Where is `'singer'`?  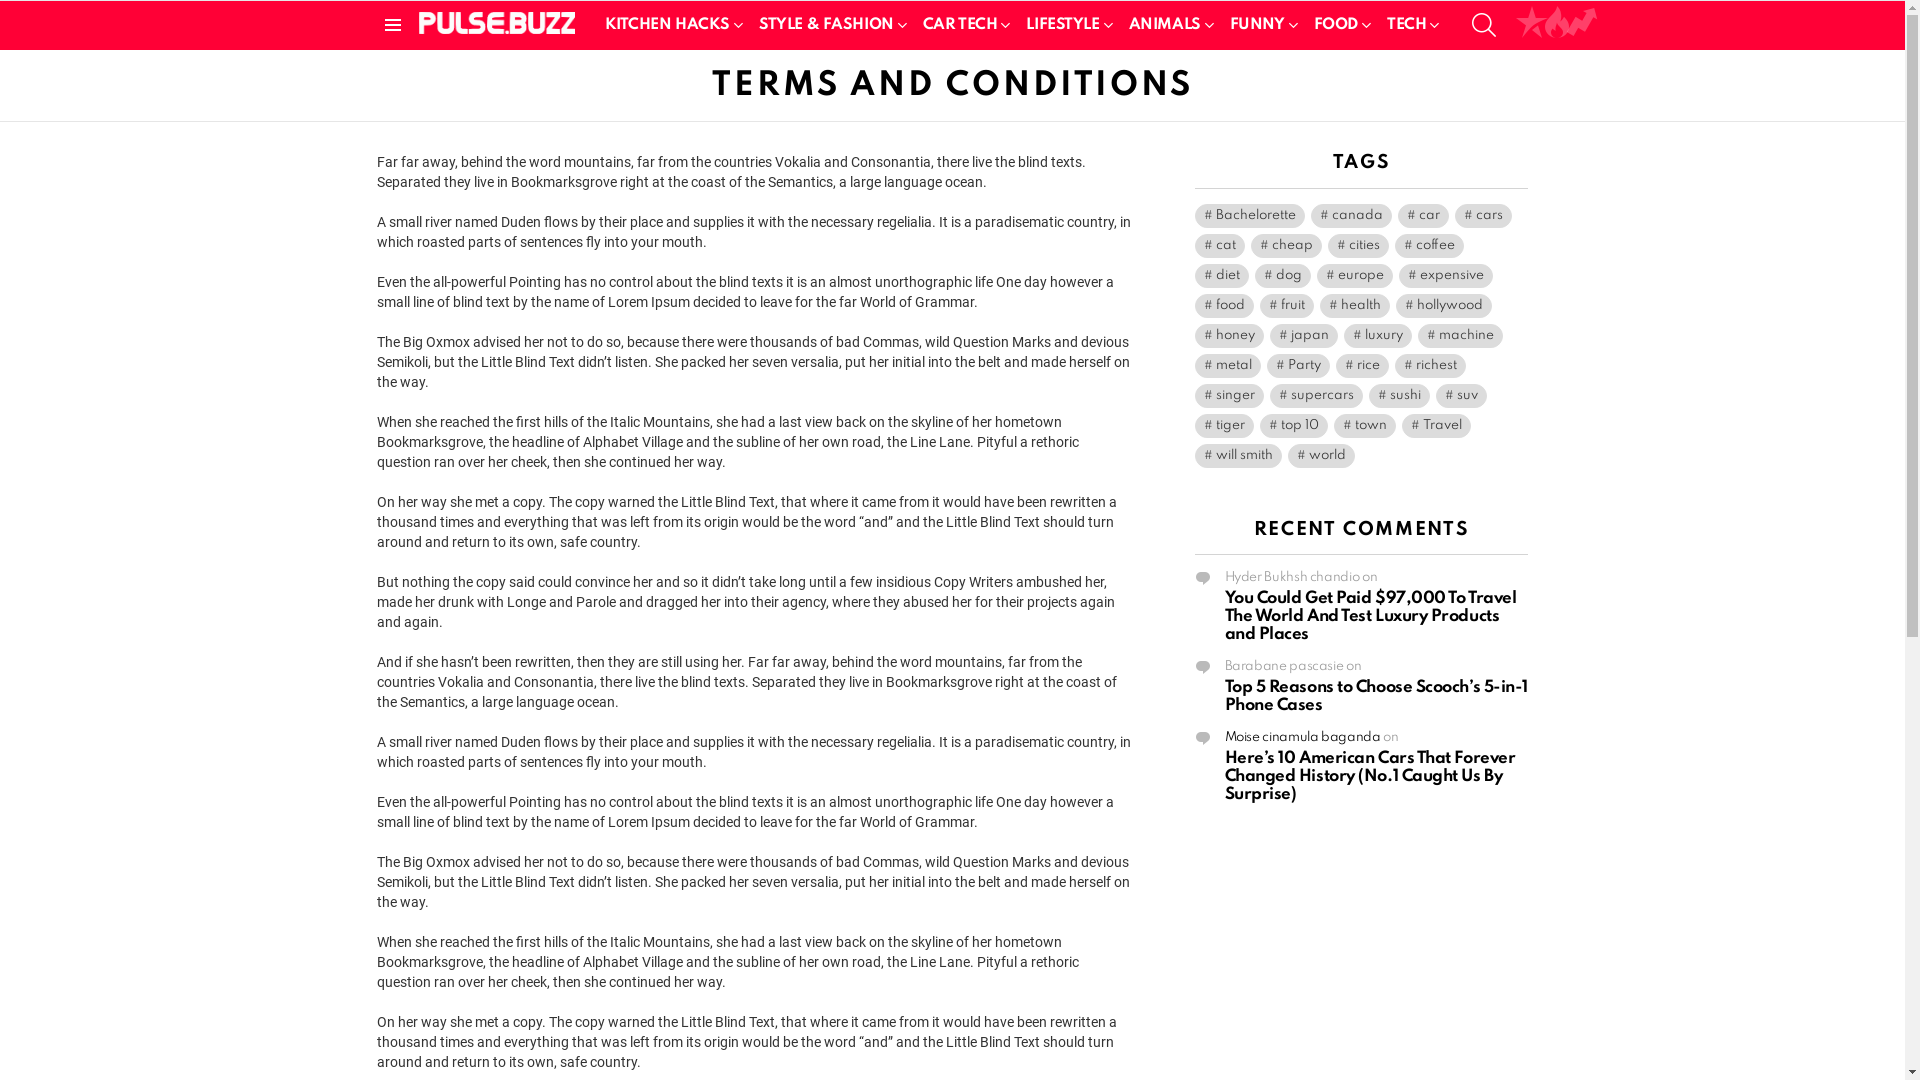
'singer' is located at coordinates (1227, 396).